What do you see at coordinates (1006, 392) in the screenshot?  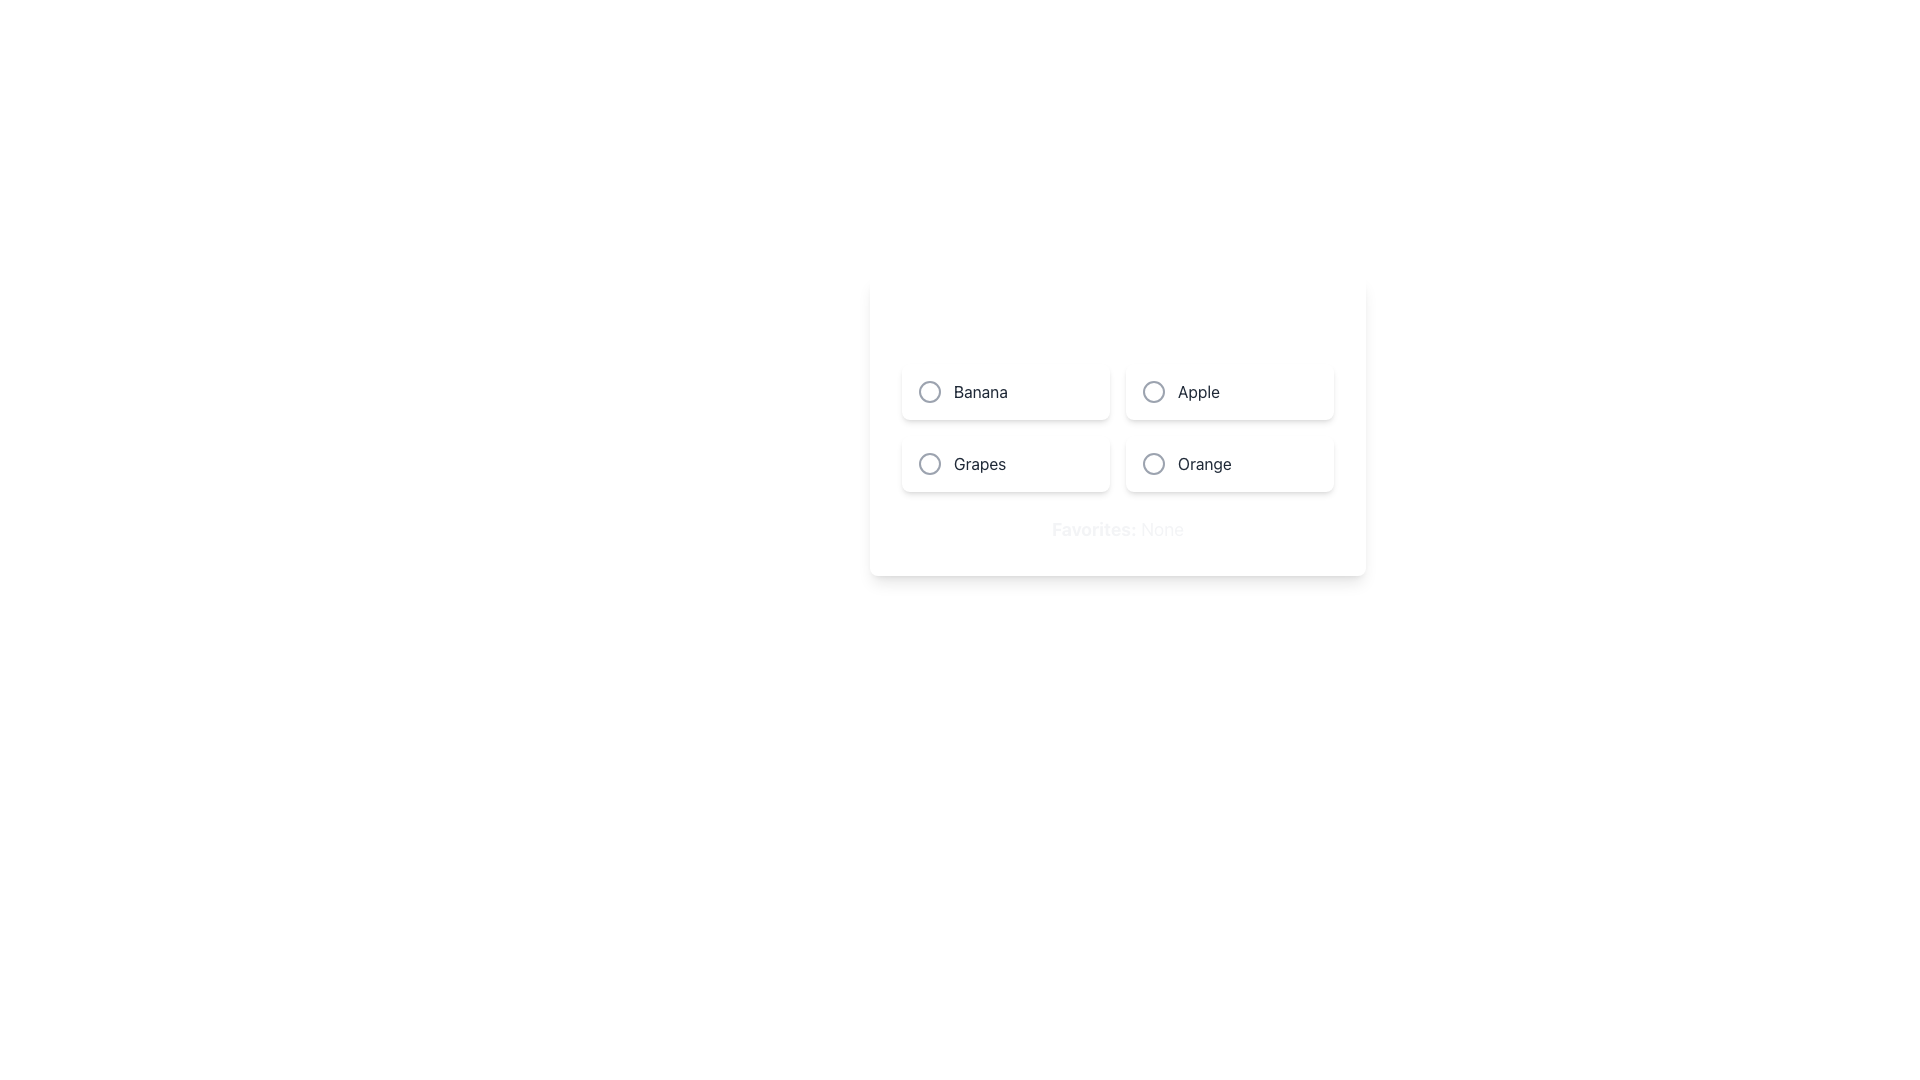 I see `the 'Banana' radio button element, which is the first option in a grid of four items` at bounding box center [1006, 392].